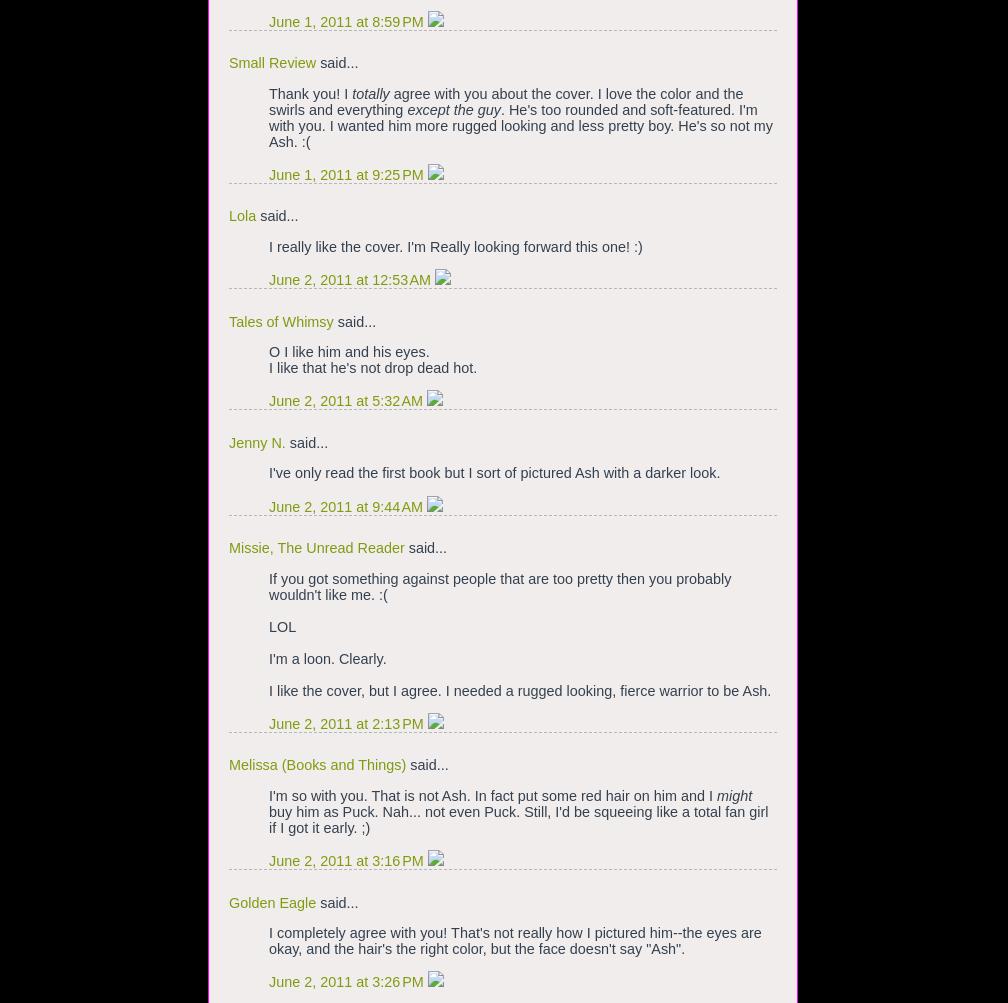 Image resolution: width=1008 pixels, height=1003 pixels. Describe the element at coordinates (316, 547) in the screenshot. I see `'Missie, The Unread Reader'` at that location.